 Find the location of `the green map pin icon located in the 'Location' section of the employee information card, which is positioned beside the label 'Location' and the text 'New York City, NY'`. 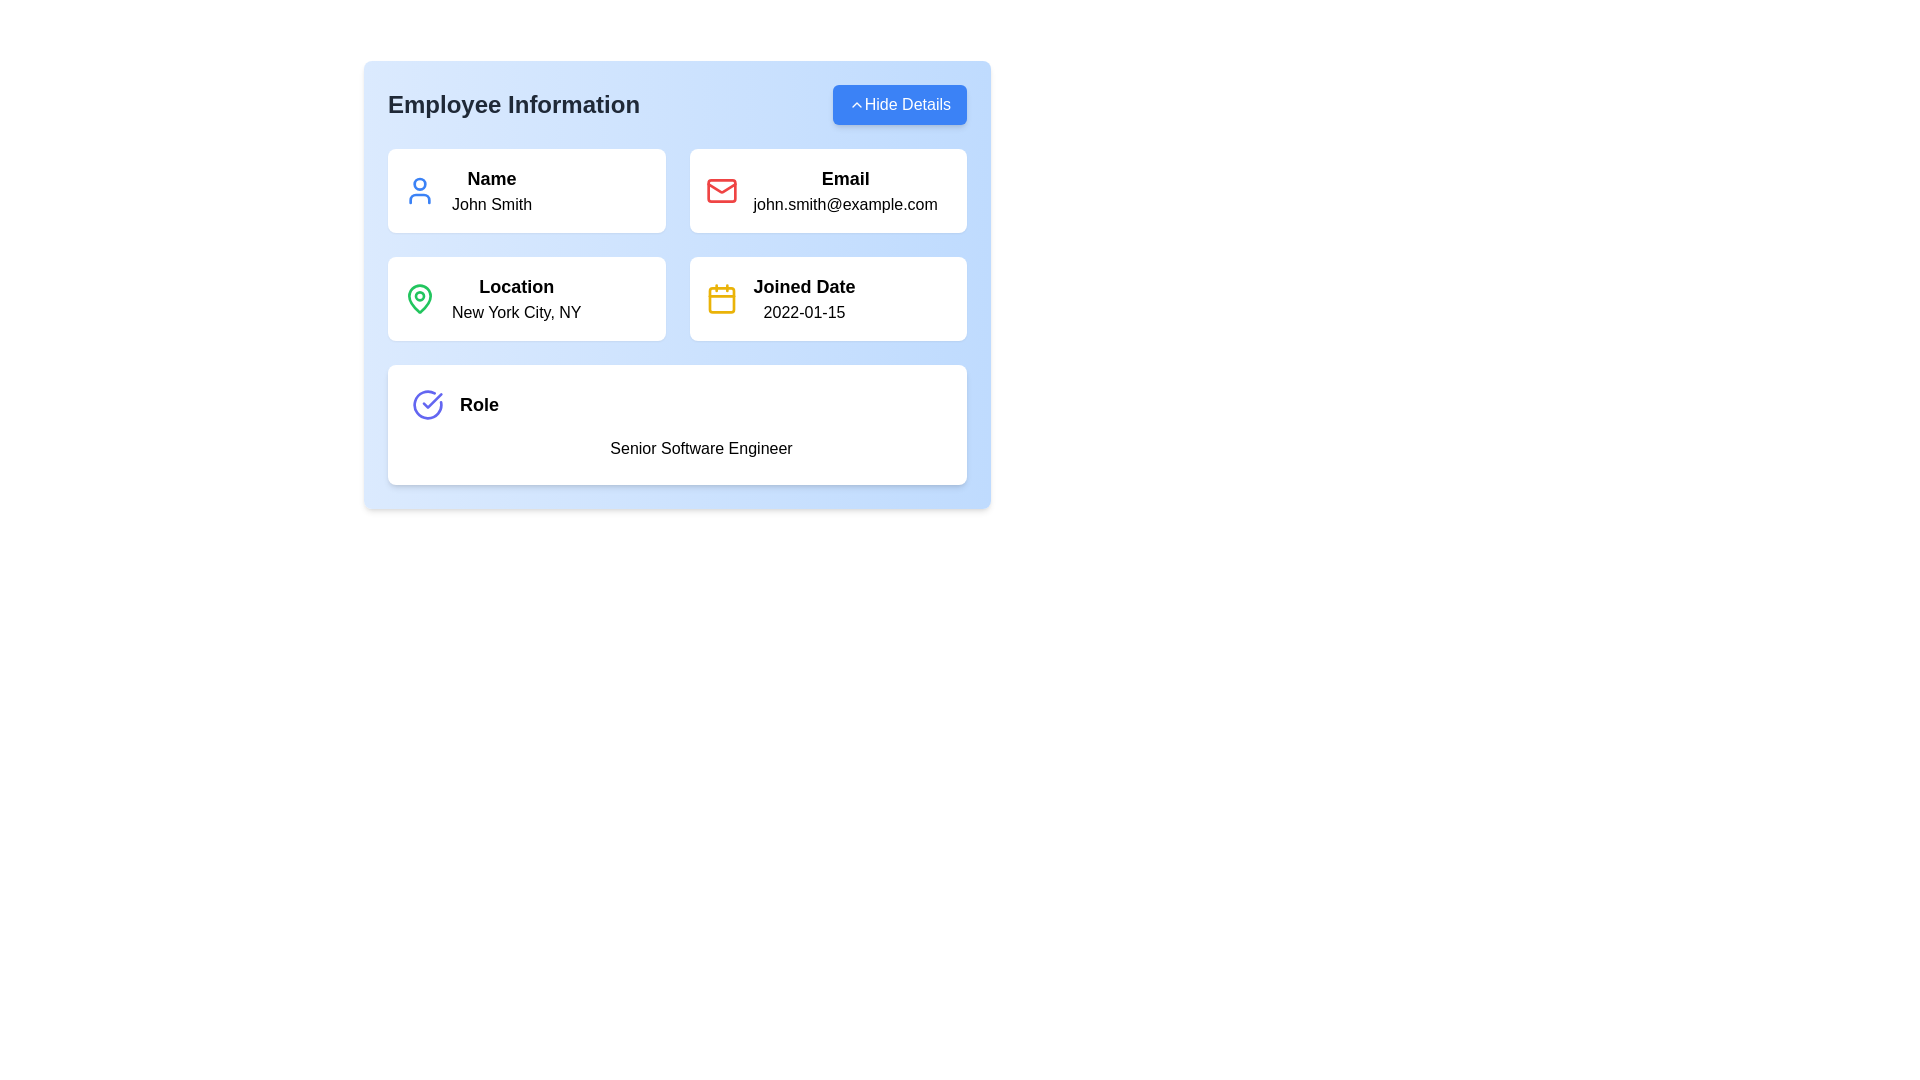

the green map pin icon located in the 'Location' section of the employee information card, which is positioned beside the label 'Location' and the text 'New York City, NY' is located at coordinates (419, 299).